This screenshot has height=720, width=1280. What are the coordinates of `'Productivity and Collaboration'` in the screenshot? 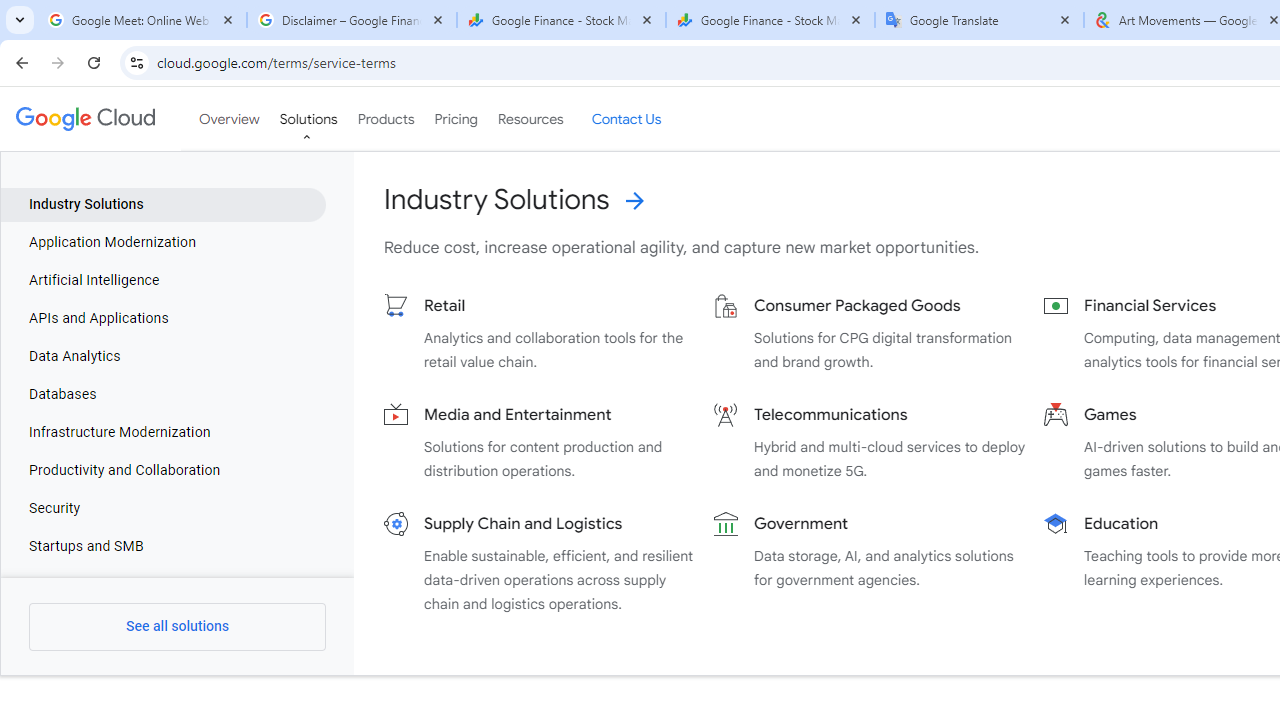 It's located at (163, 471).